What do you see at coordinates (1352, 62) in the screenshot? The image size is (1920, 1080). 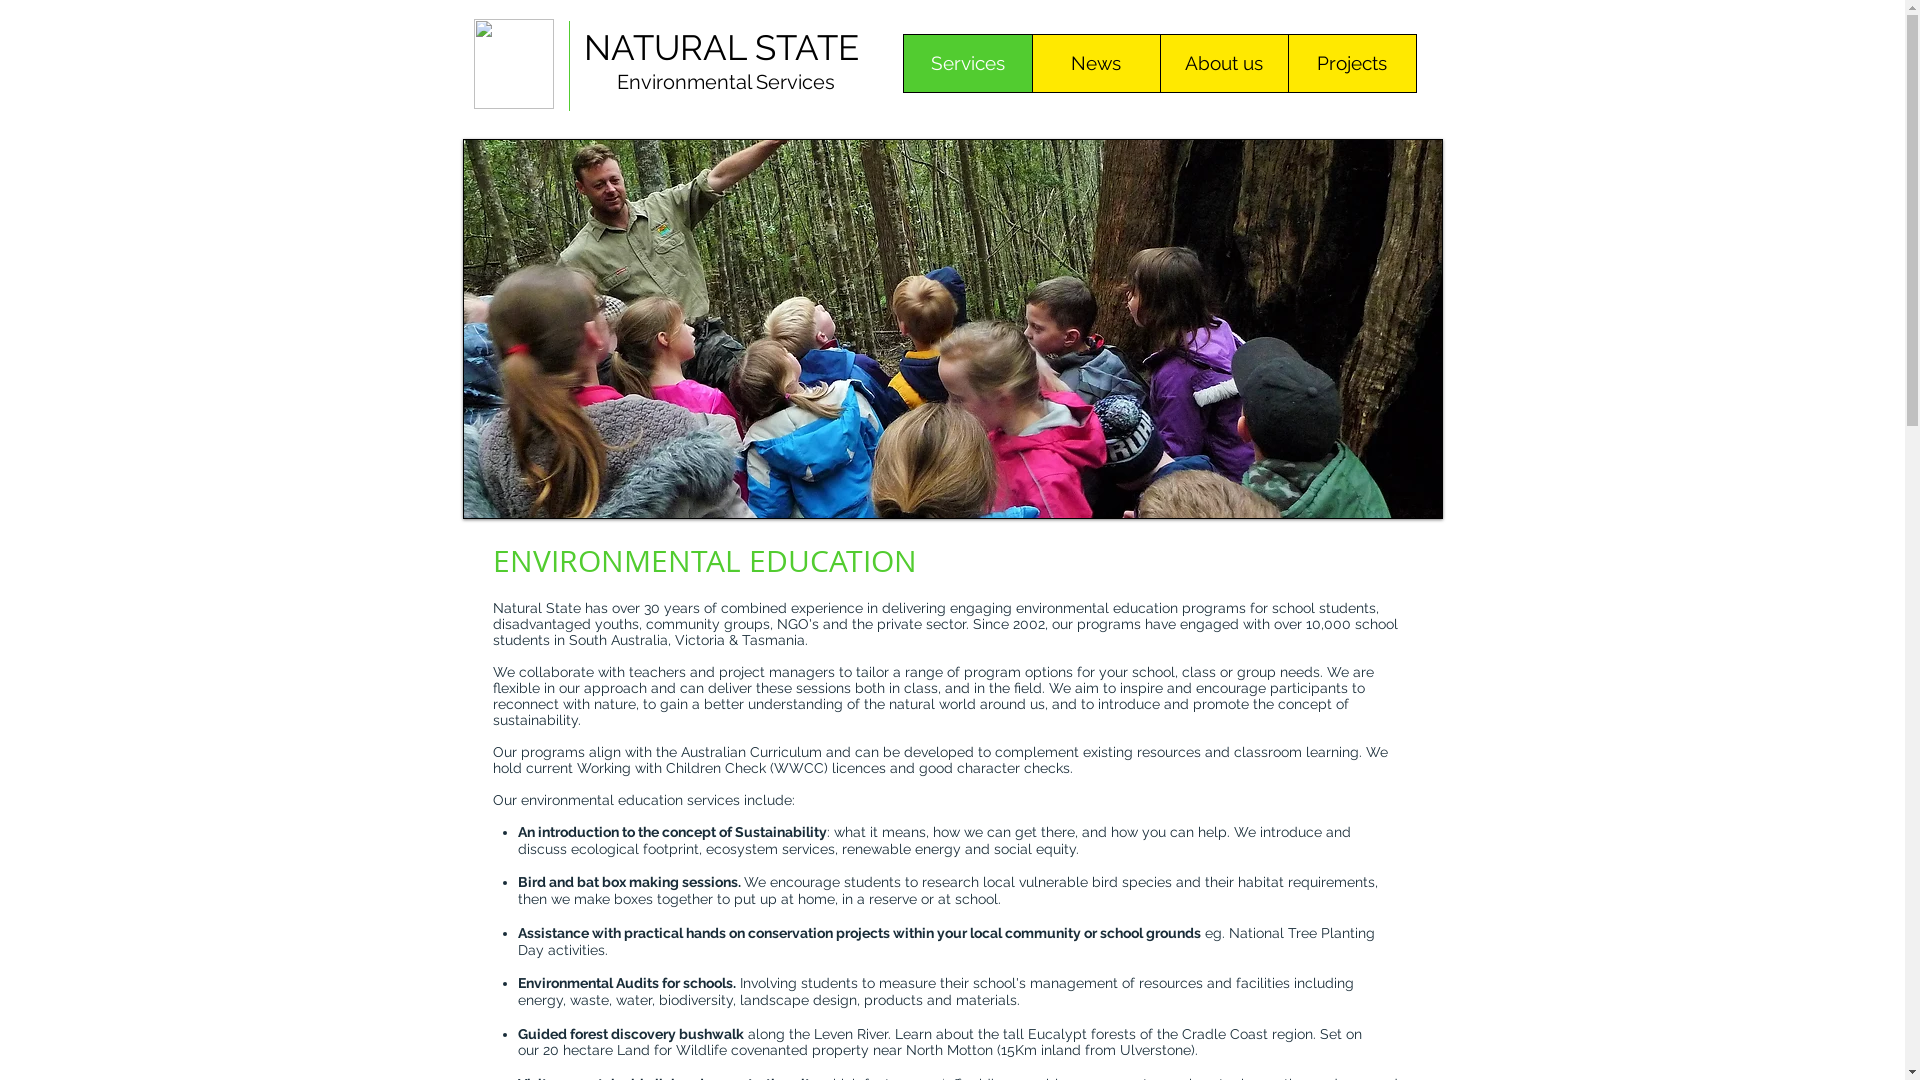 I see `'Projects'` at bounding box center [1352, 62].